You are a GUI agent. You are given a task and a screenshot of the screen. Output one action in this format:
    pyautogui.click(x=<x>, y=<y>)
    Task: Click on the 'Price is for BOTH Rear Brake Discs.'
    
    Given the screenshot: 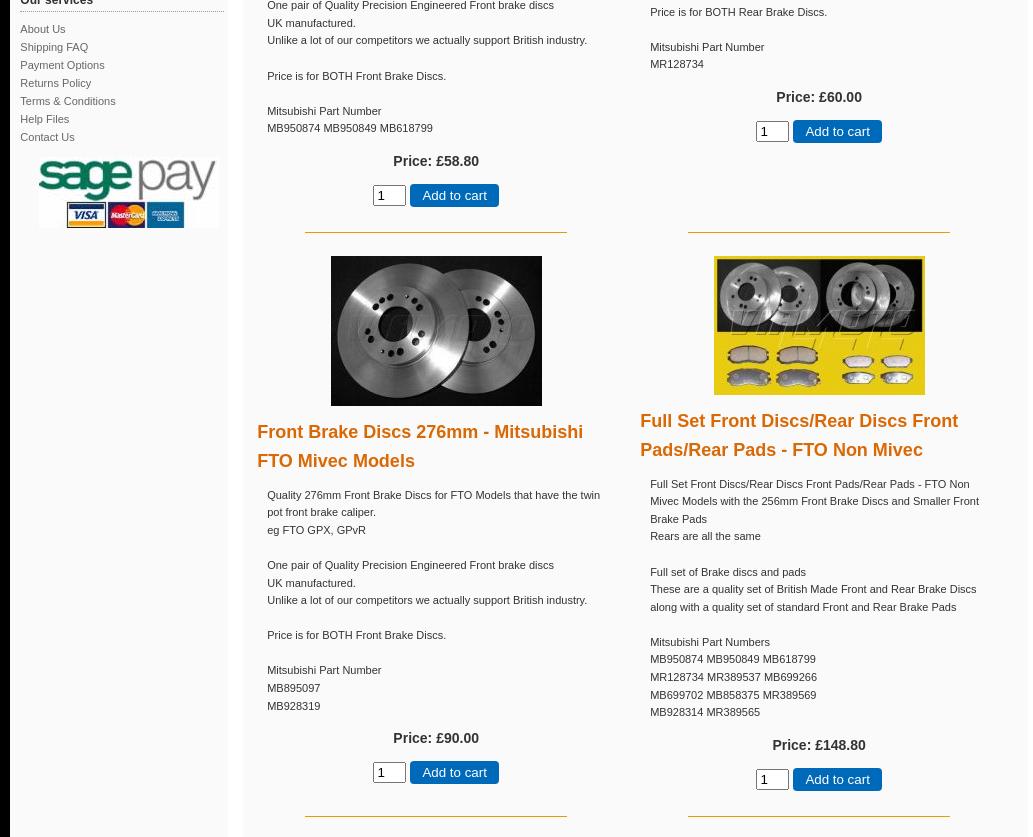 What is the action you would take?
    pyautogui.click(x=738, y=10)
    